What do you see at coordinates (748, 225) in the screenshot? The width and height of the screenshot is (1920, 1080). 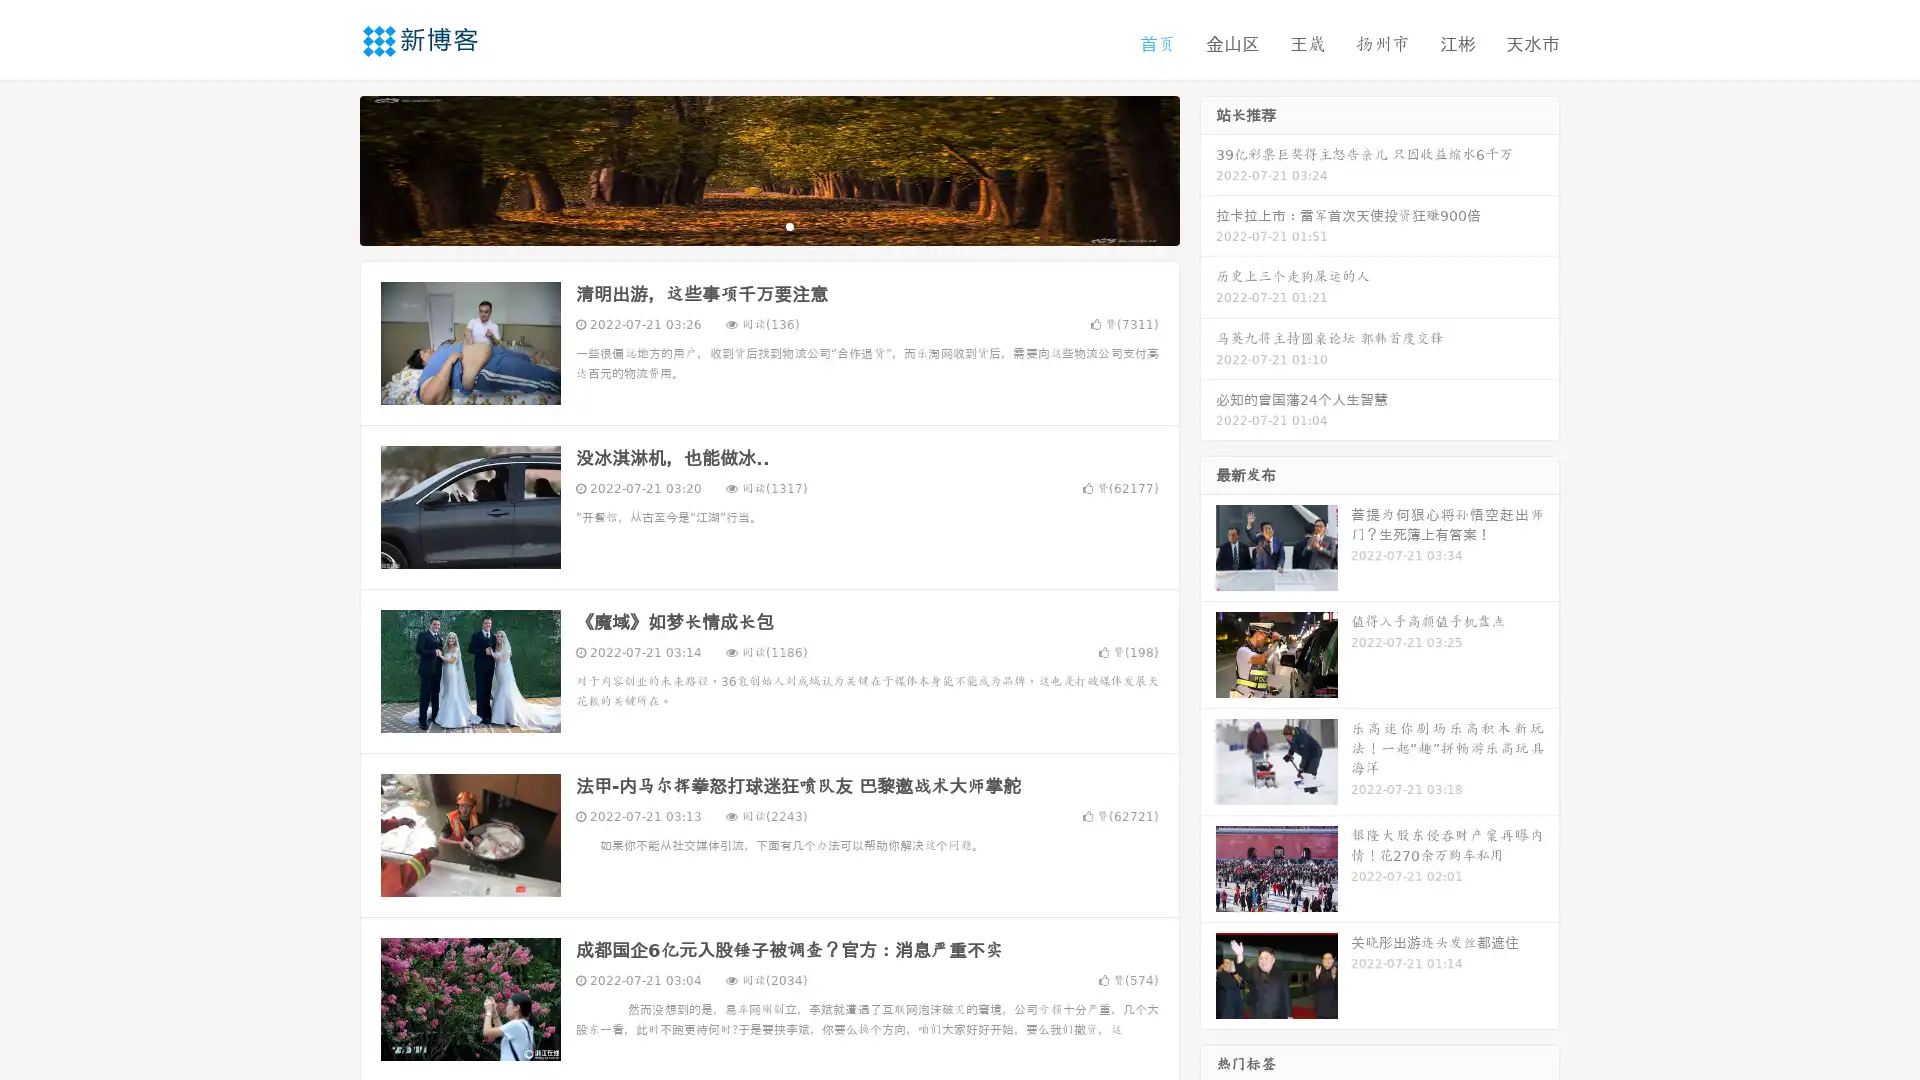 I see `Go to slide 1` at bounding box center [748, 225].